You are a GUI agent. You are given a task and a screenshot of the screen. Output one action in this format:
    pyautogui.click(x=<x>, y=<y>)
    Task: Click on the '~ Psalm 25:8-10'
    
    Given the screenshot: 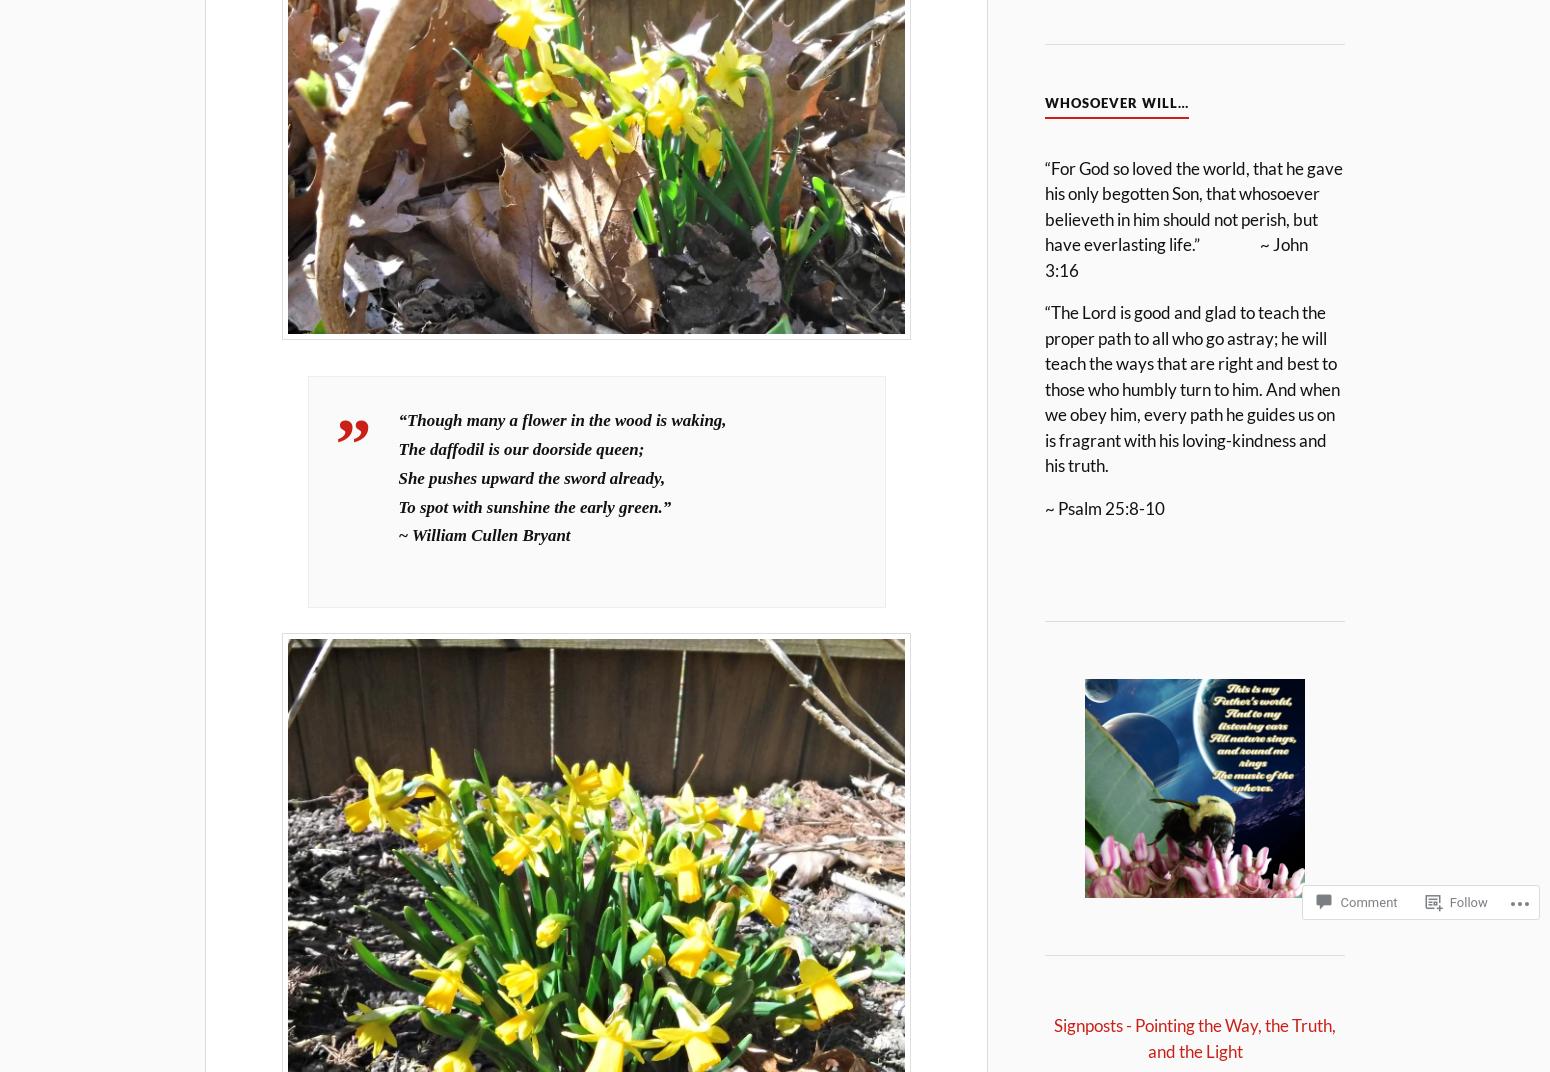 What is the action you would take?
    pyautogui.click(x=1045, y=507)
    